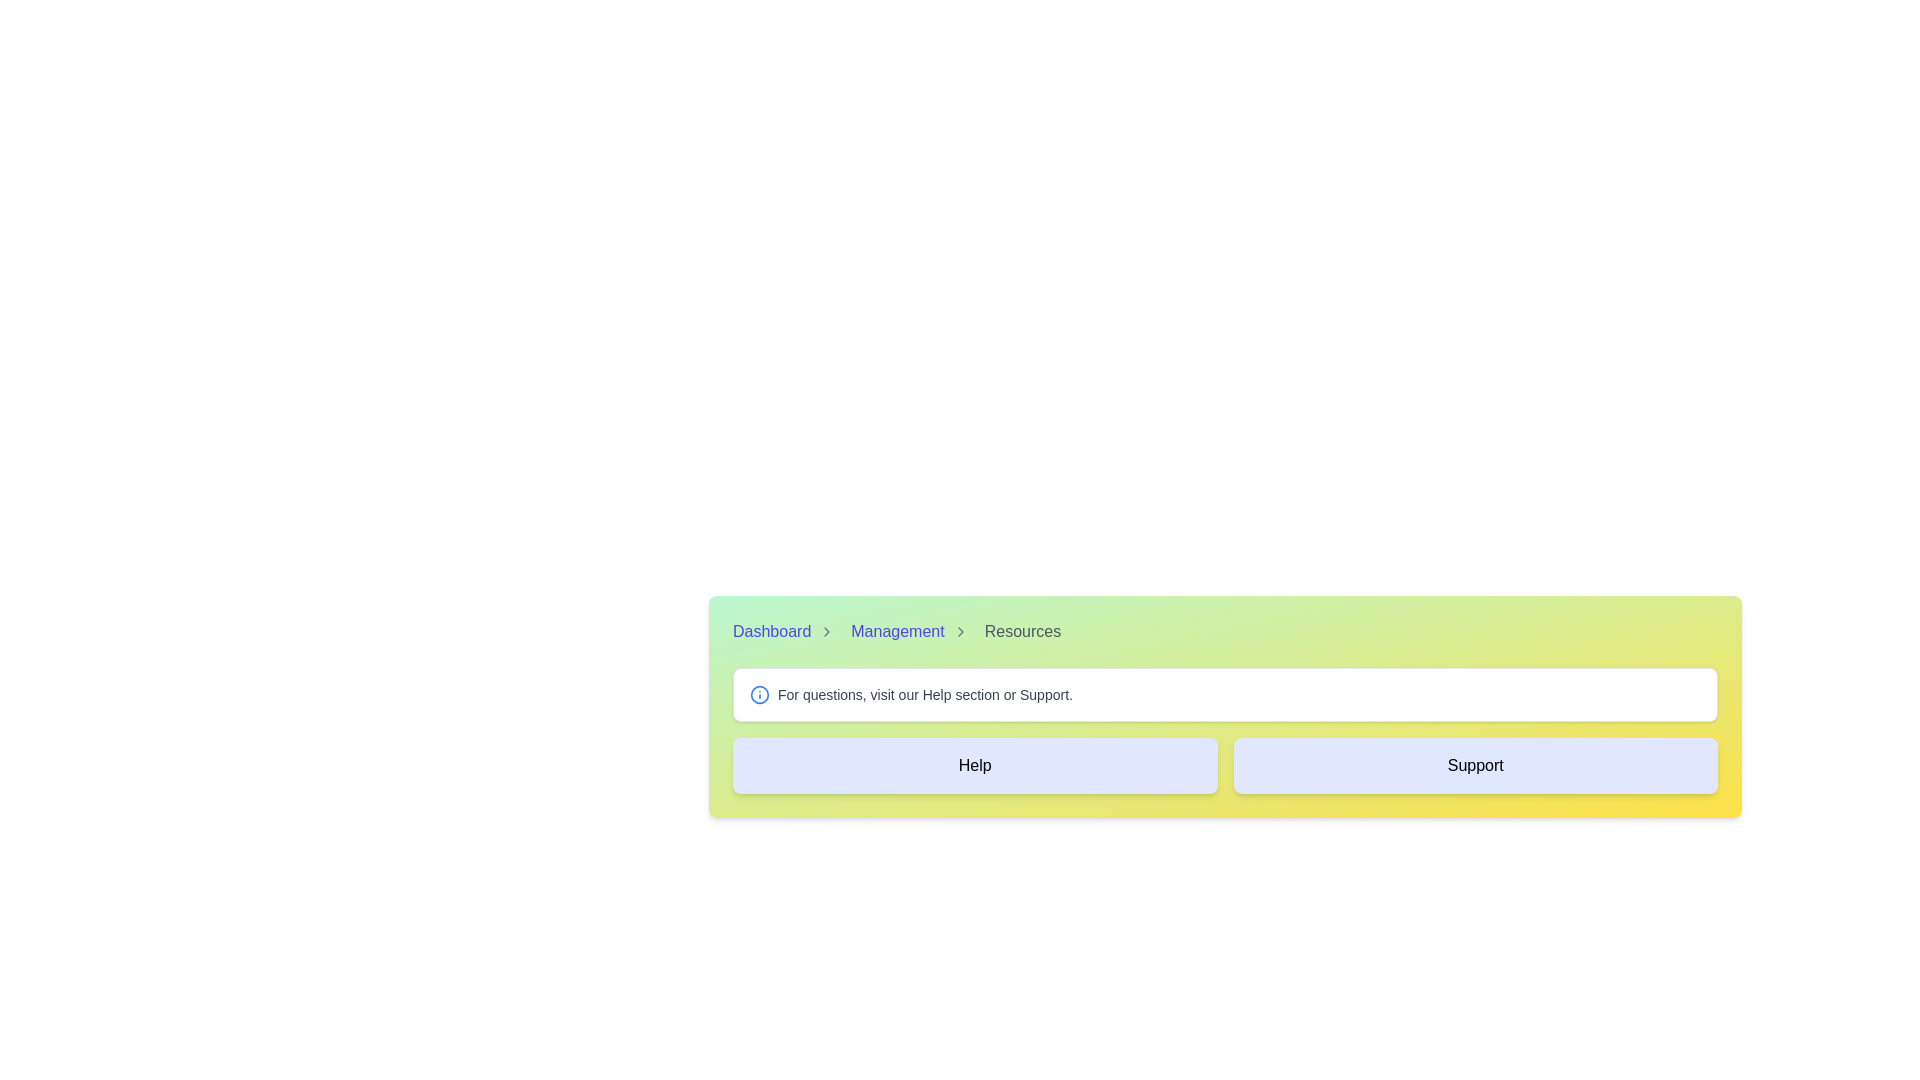 The height and width of the screenshot is (1080, 1920). I want to click on the interactive breadcrumb link labeled 'Dashboard', which is styled with a blue underlined font and is the first link, so click(787, 632).